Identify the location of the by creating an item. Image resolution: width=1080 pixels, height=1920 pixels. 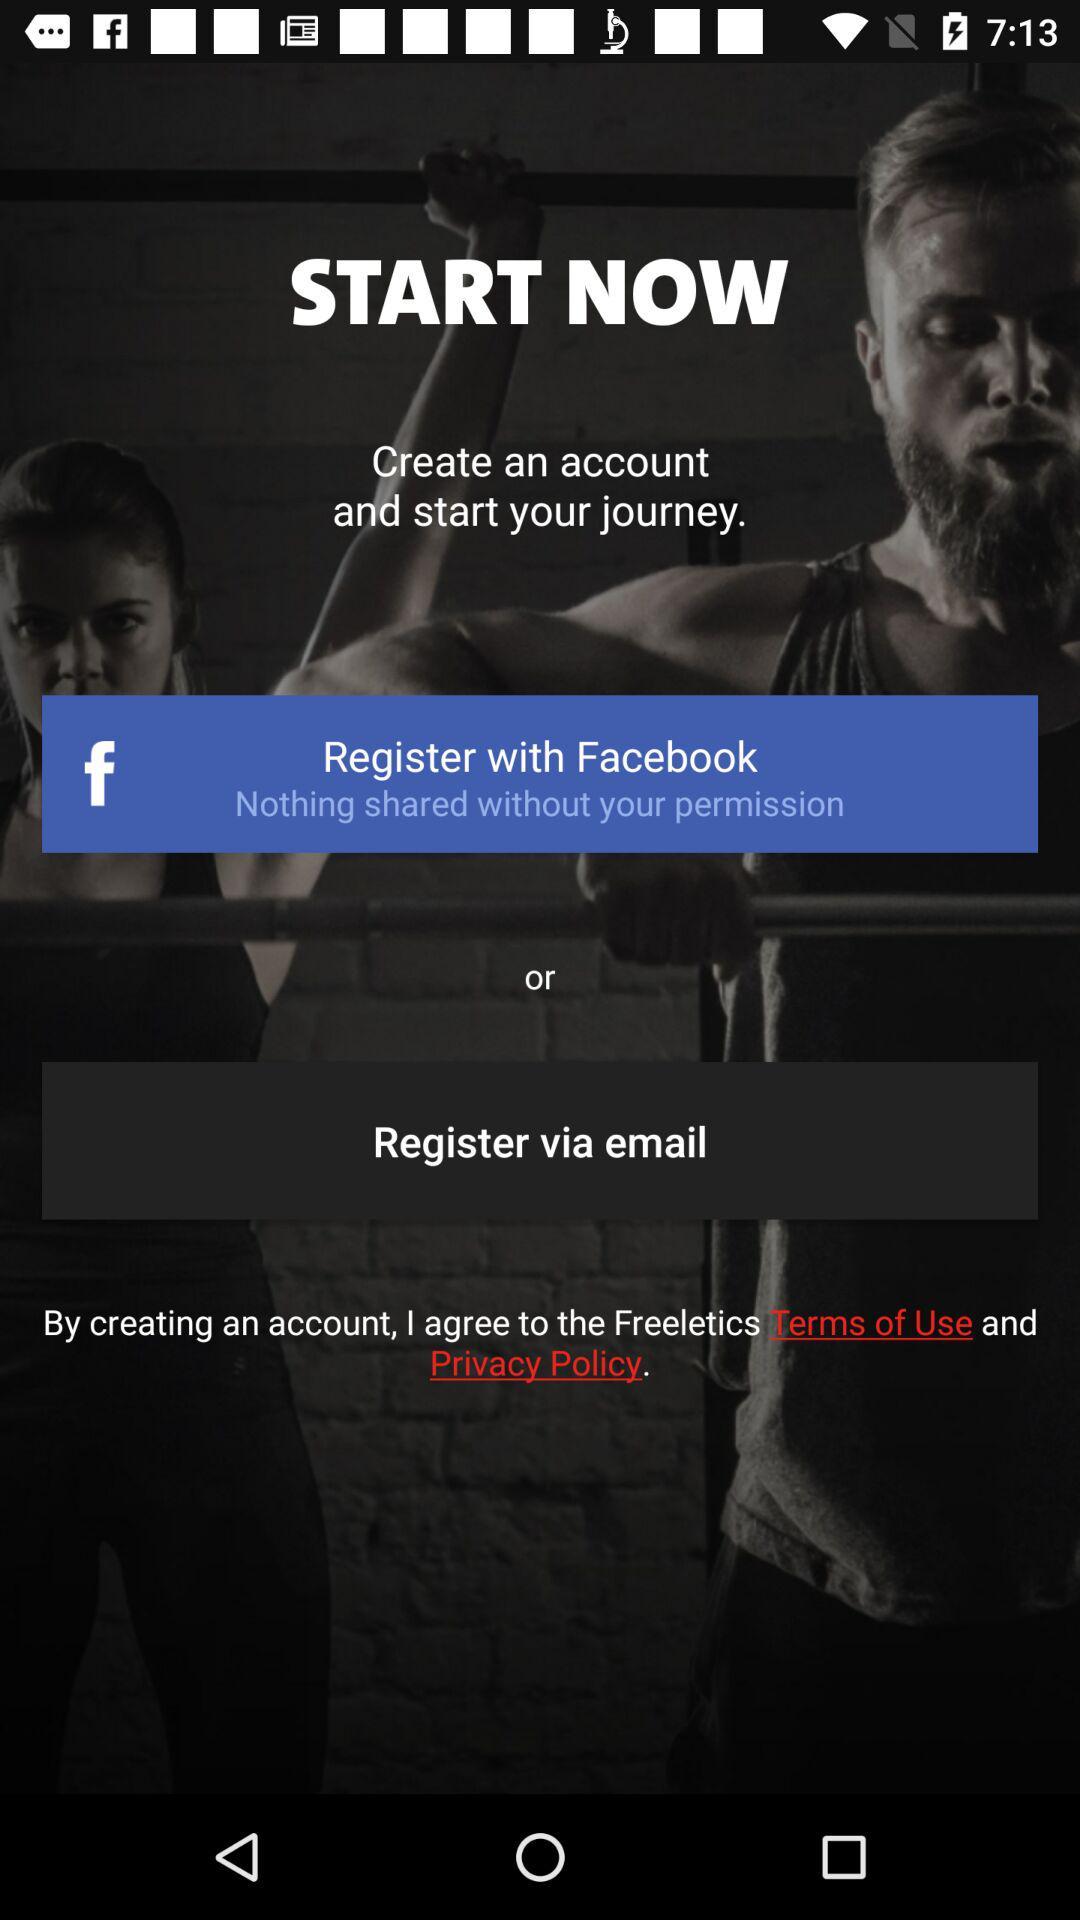
(540, 1361).